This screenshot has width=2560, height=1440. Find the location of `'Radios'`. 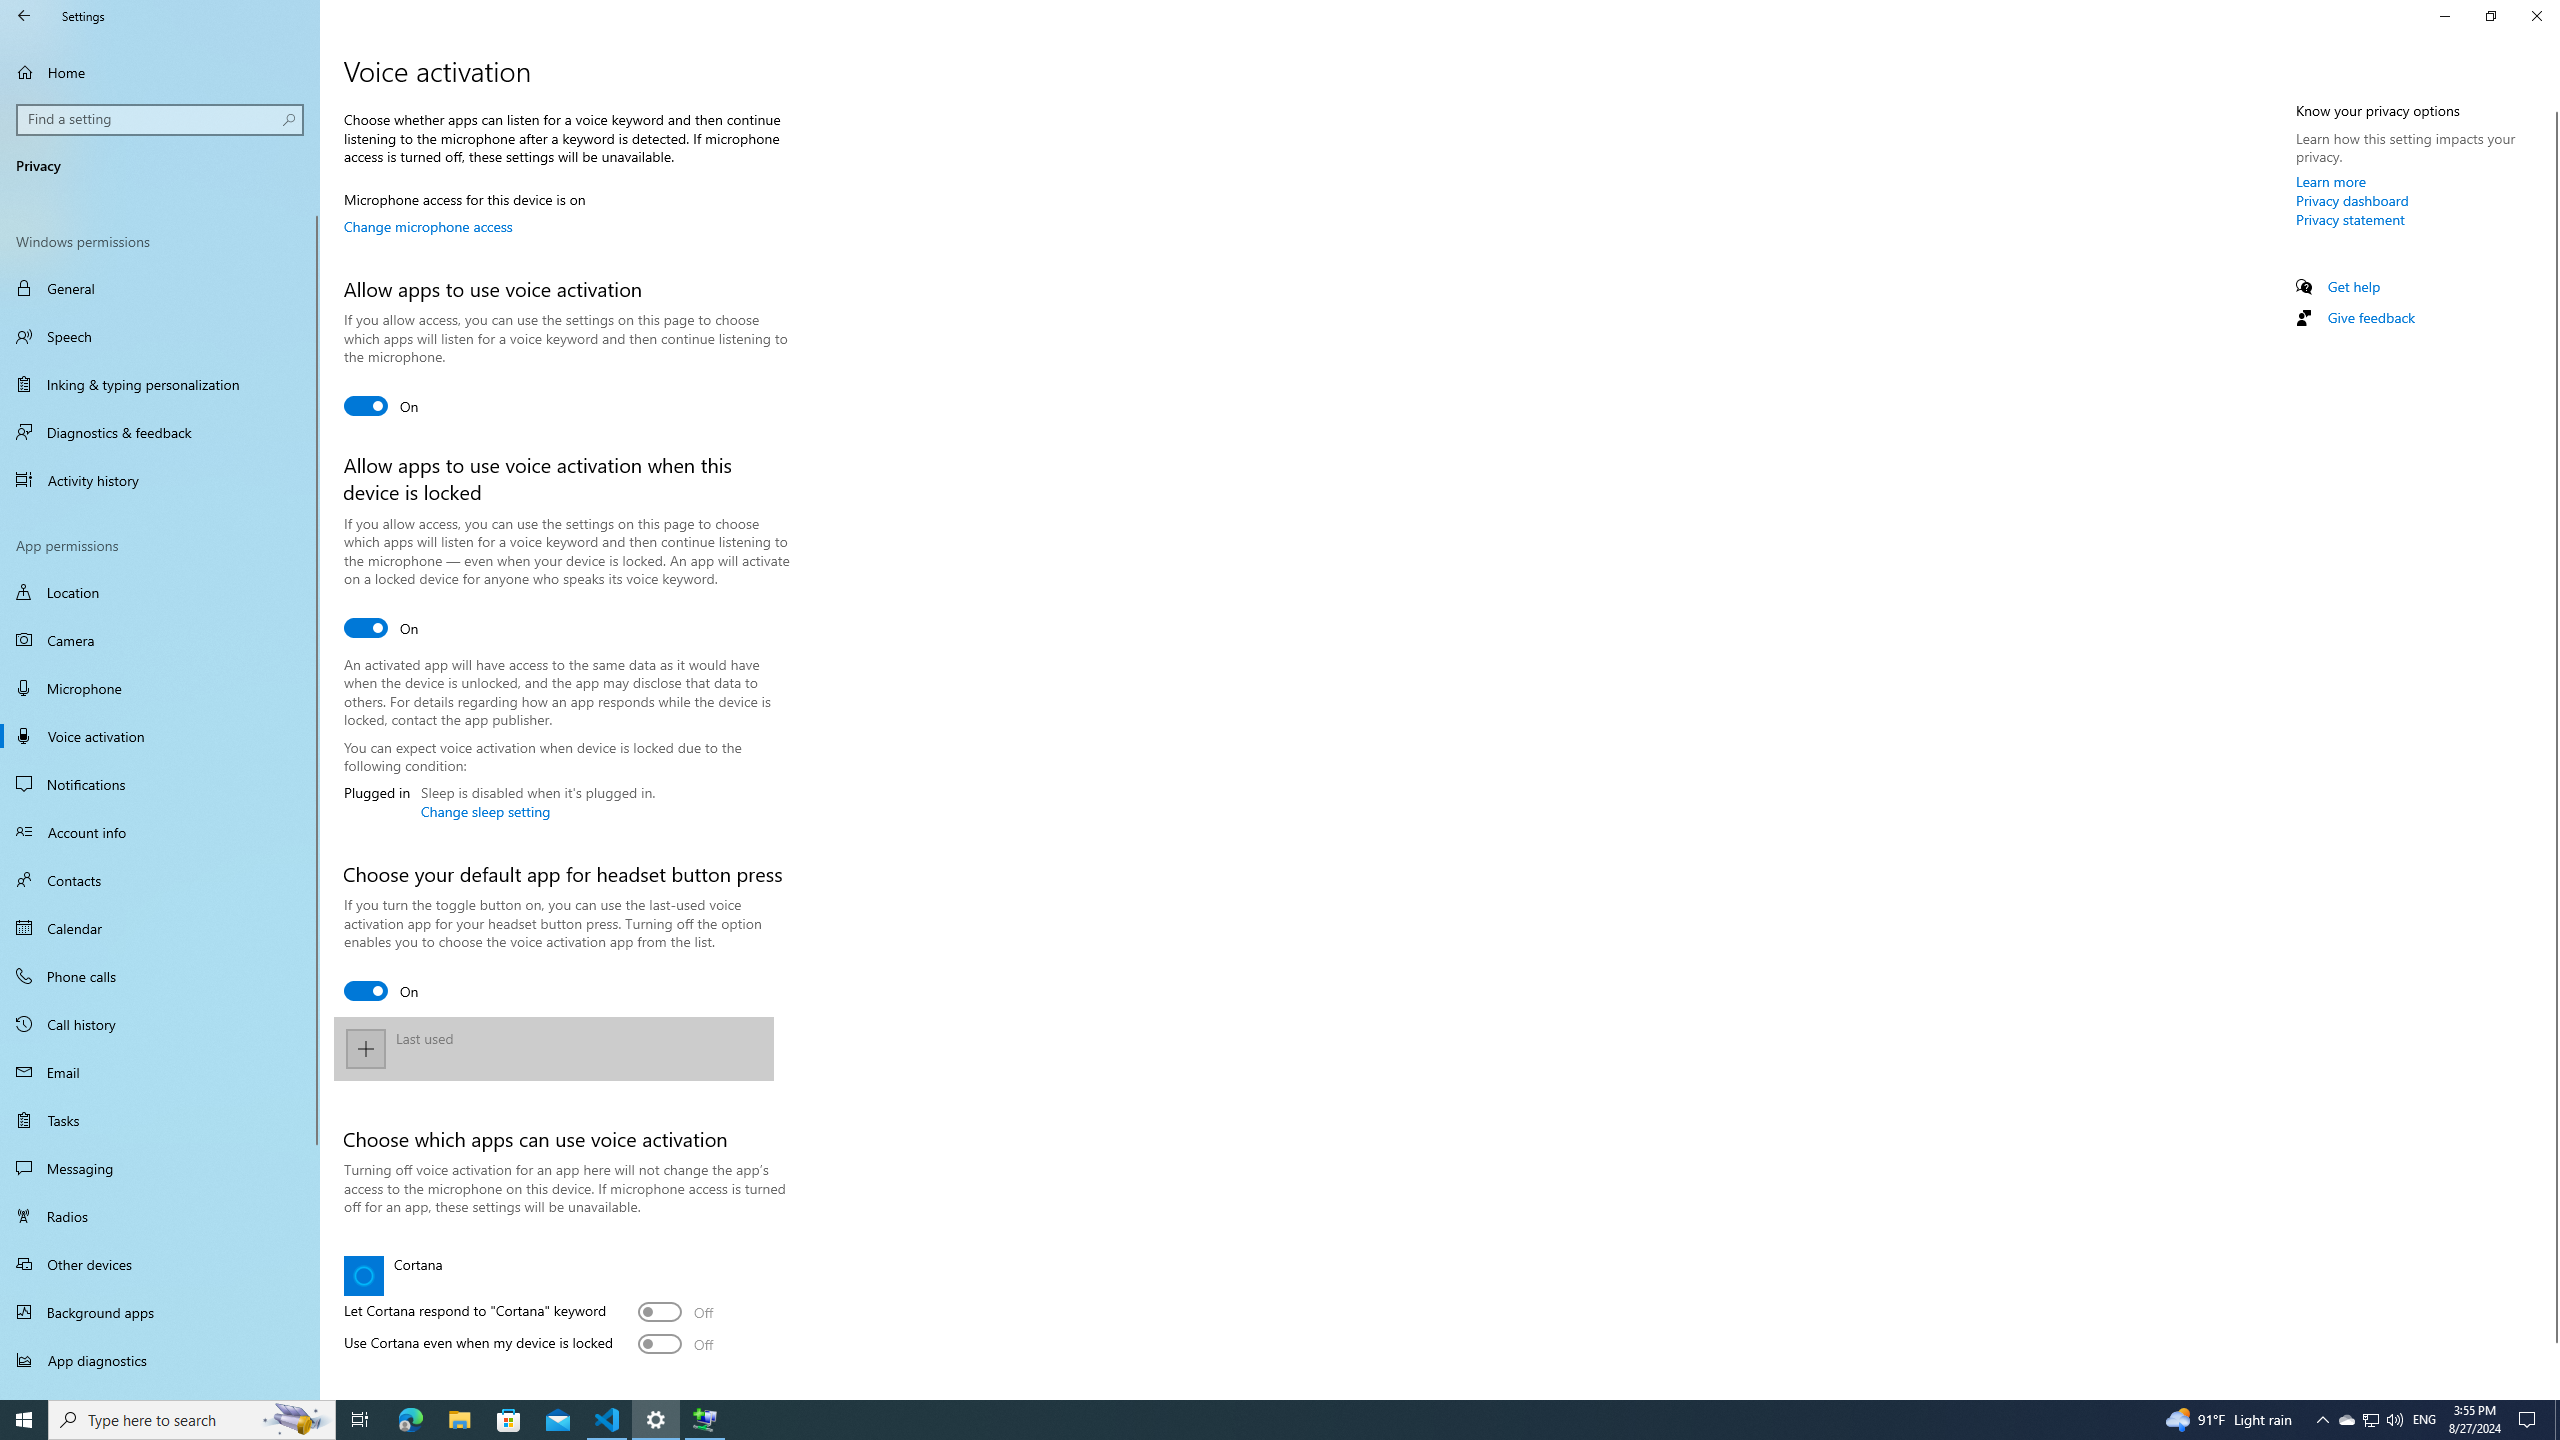

'Radios' is located at coordinates (159, 1215).